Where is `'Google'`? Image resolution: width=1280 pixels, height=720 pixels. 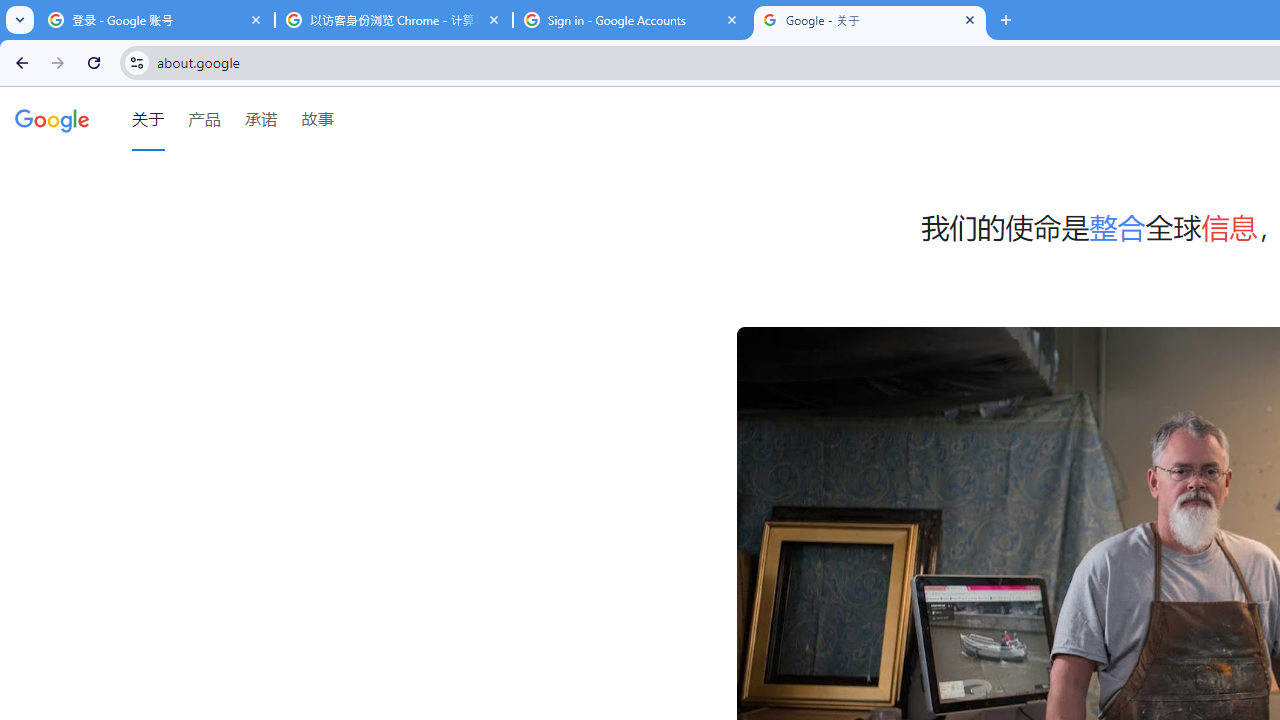 'Google' is located at coordinates (52, 119).